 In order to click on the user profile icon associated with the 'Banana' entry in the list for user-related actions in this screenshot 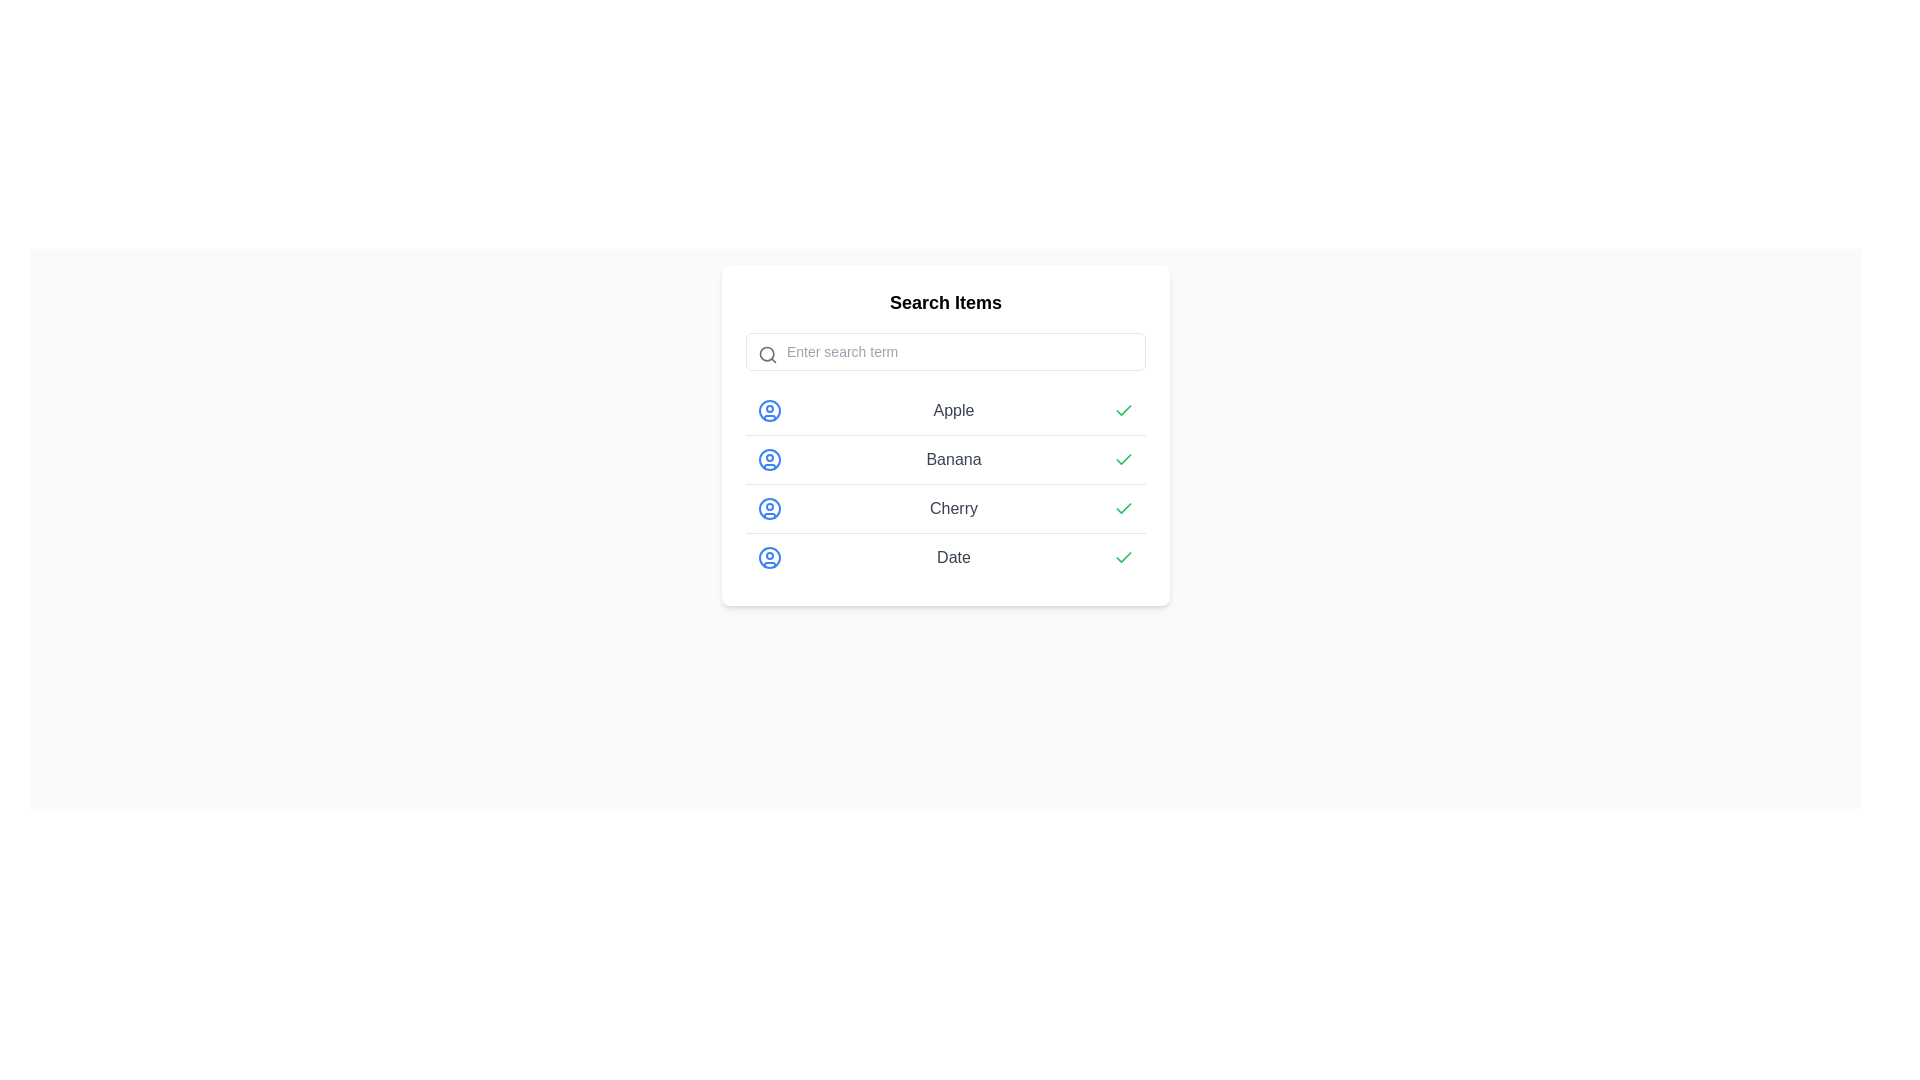, I will do `click(768, 459)`.